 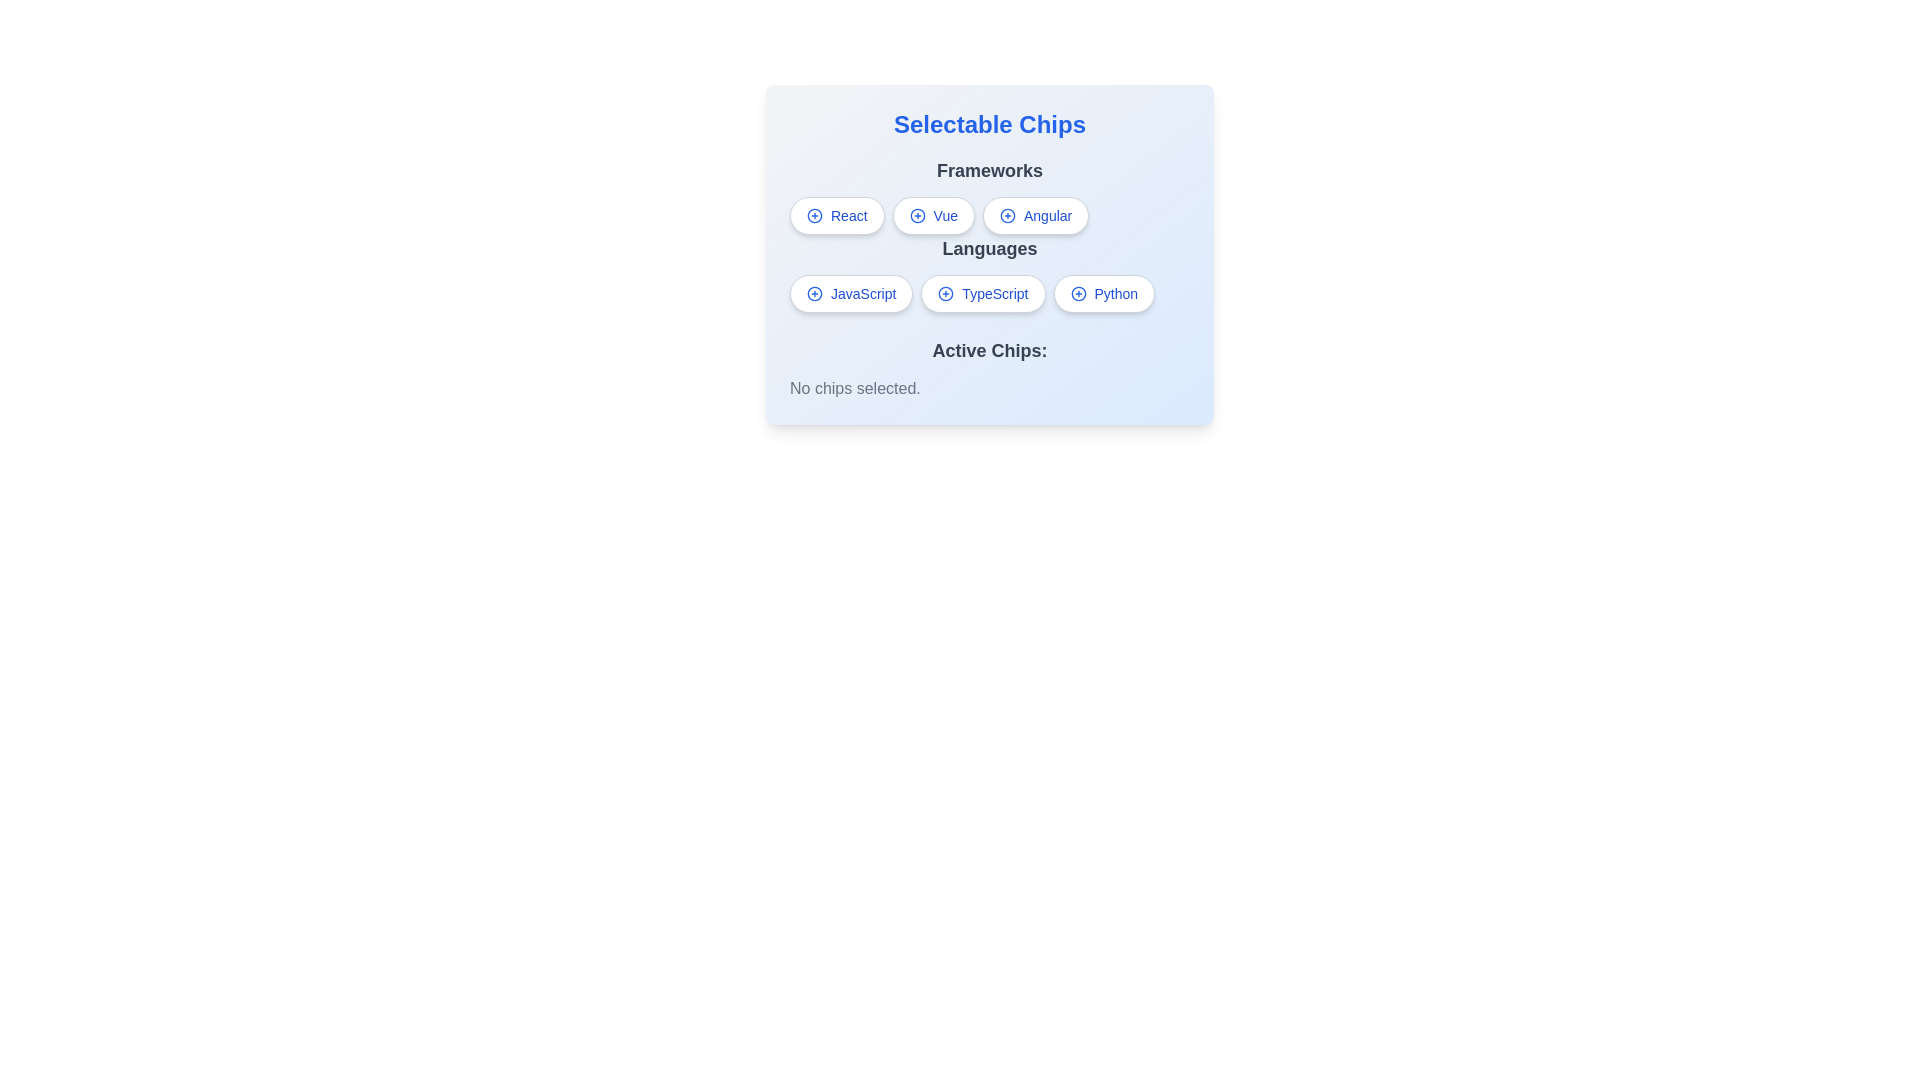 What do you see at coordinates (945, 293) in the screenshot?
I see `the blue circular icon with a bordered plus sign in the center, located inside the 'TypeScript' selection chip in the 'Languages' section` at bounding box center [945, 293].